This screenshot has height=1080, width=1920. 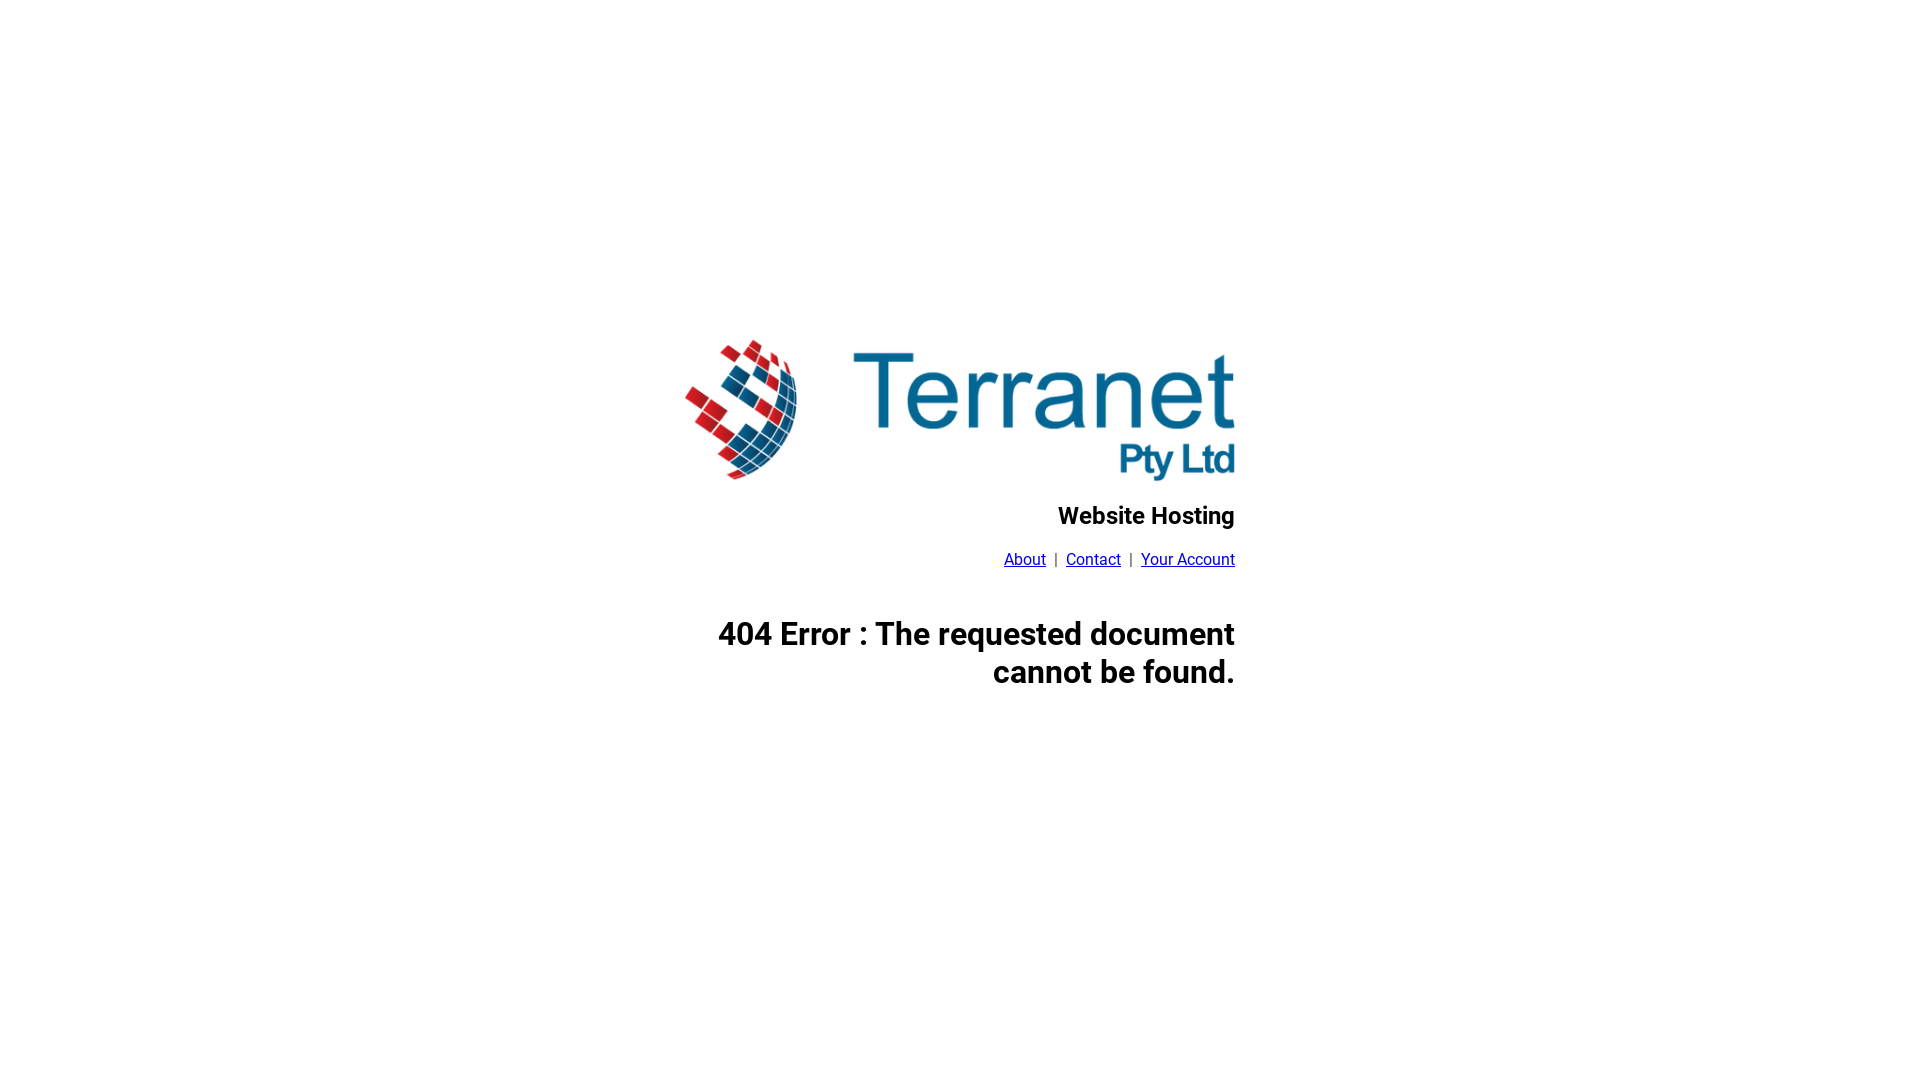 What do you see at coordinates (1003, 559) in the screenshot?
I see `'About'` at bounding box center [1003, 559].